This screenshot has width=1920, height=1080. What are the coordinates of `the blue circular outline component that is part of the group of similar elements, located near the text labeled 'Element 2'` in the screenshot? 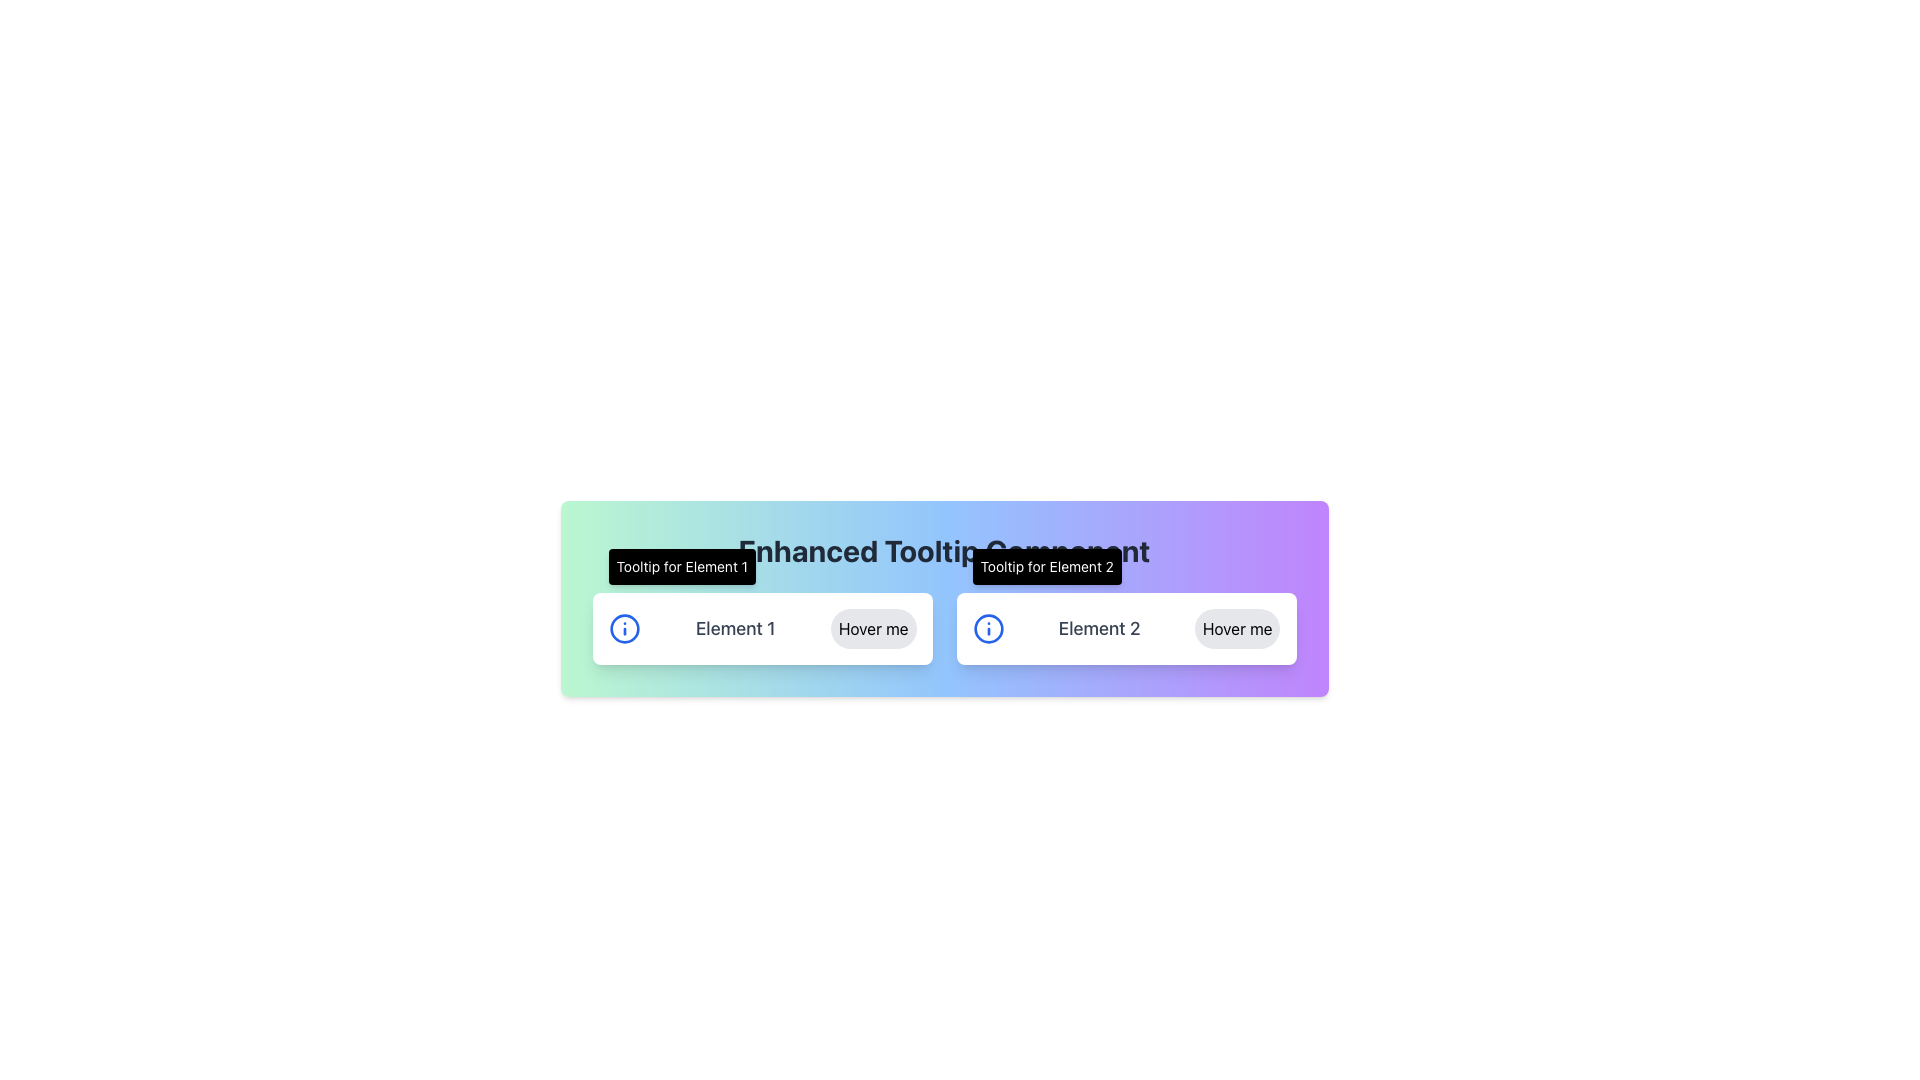 It's located at (988, 627).